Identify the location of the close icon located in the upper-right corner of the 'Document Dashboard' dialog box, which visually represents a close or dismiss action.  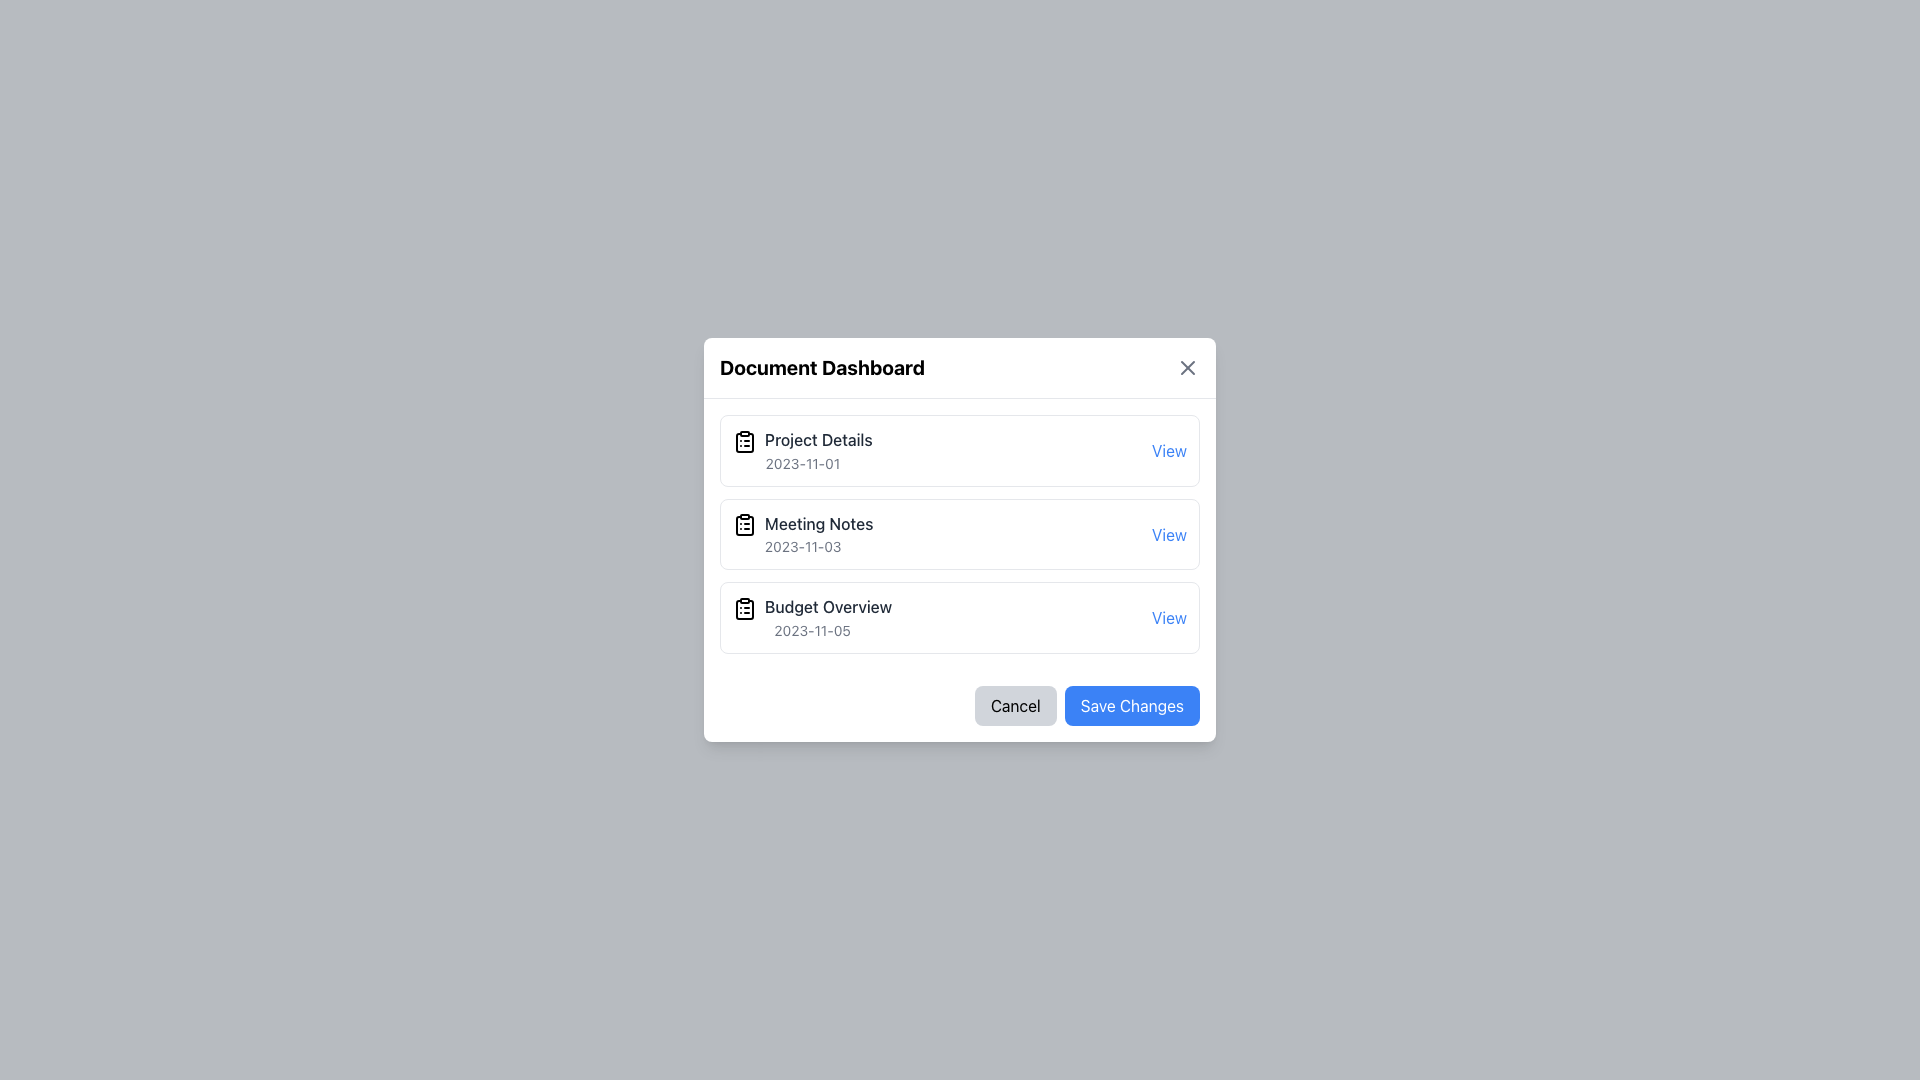
(1188, 366).